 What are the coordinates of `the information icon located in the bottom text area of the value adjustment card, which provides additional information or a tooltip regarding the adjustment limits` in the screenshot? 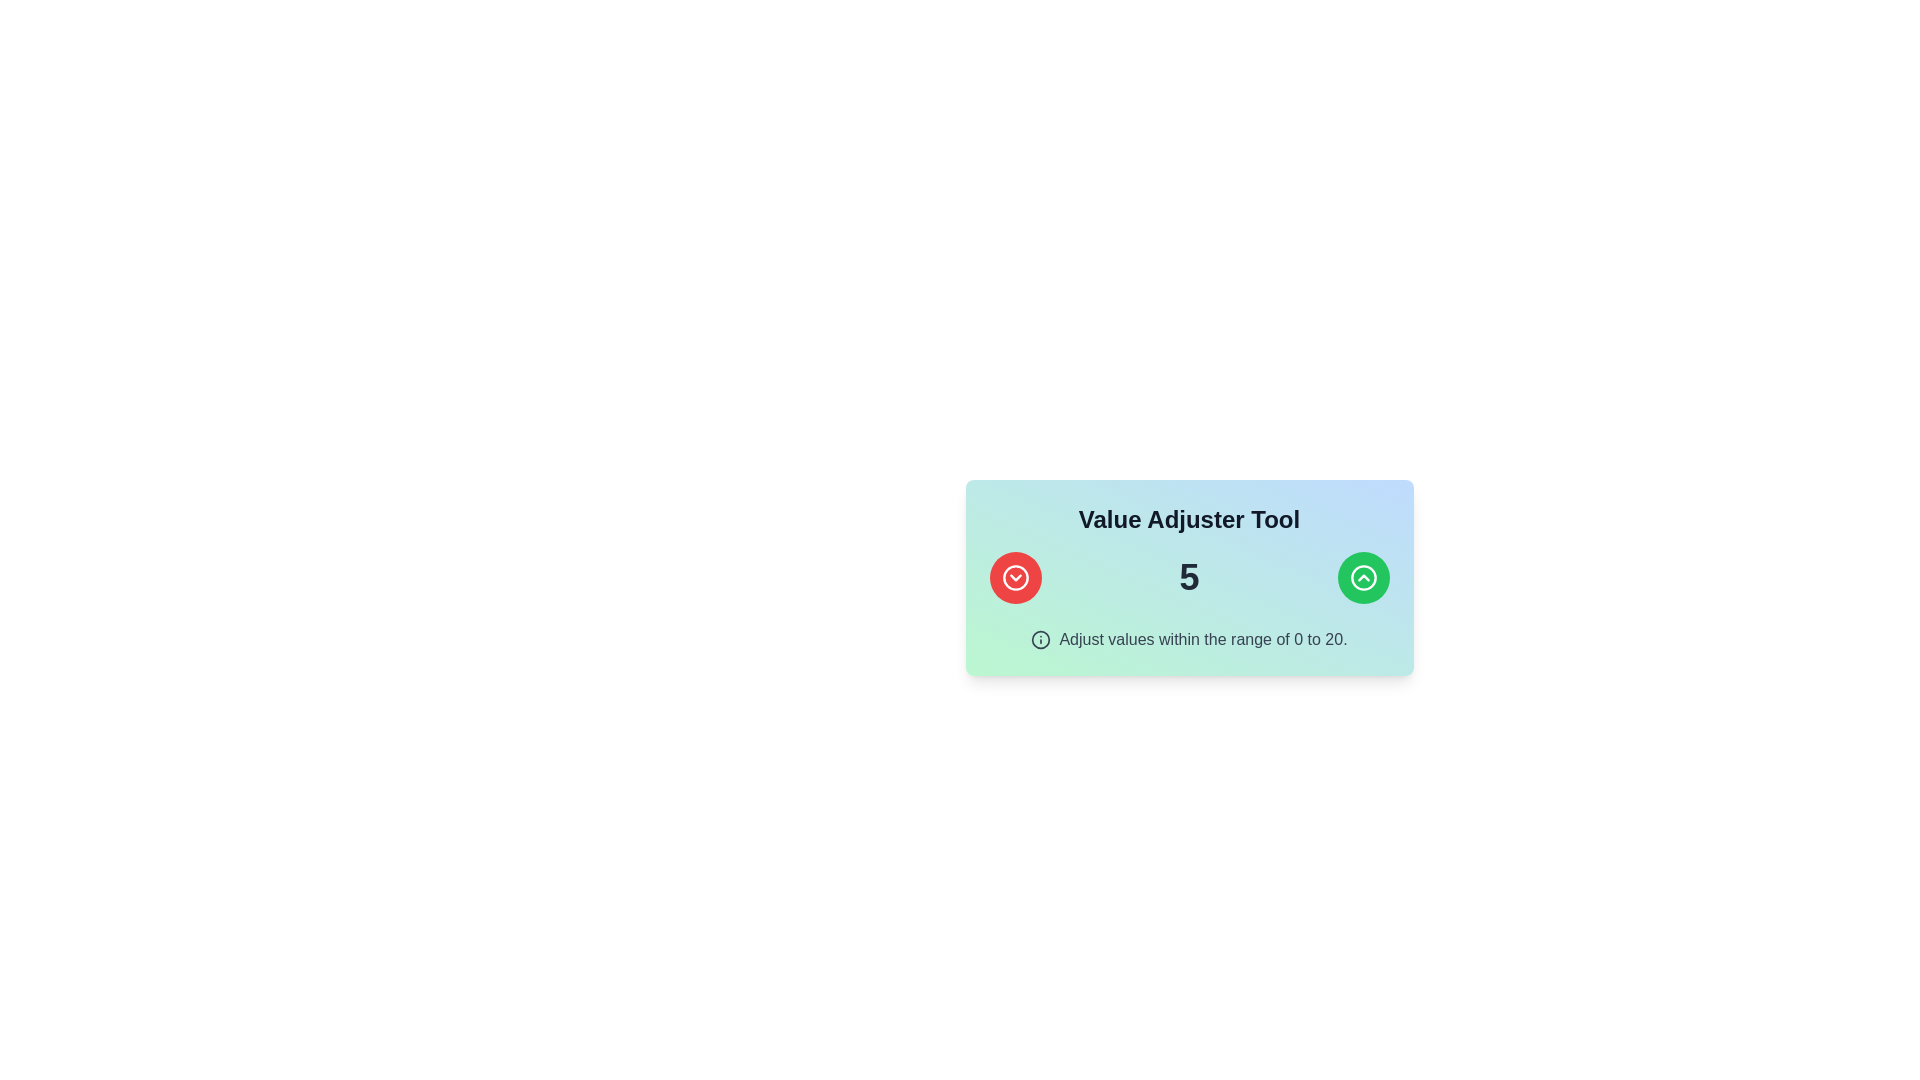 It's located at (1040, 640).